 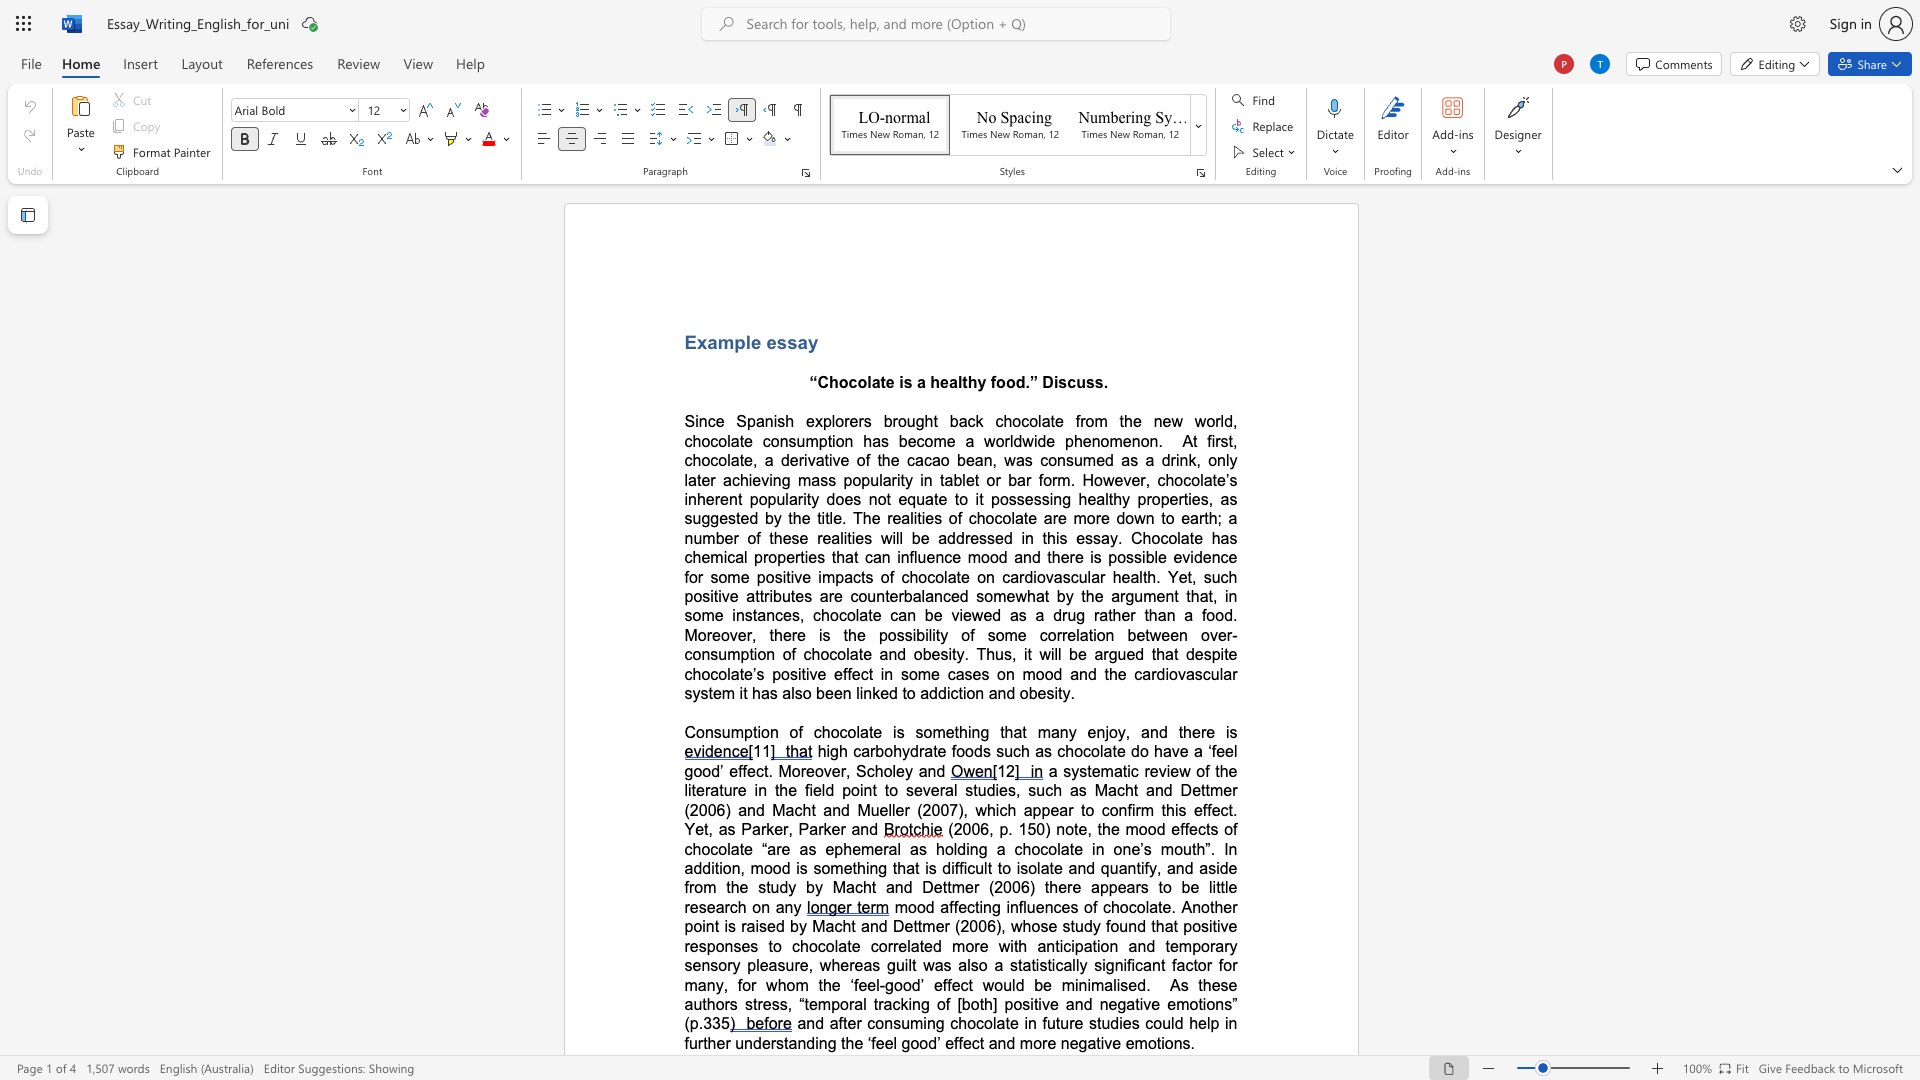 What do you see at coordinates (1005, 595) in the screenshot?
I see `the space between the continuous character "m" and "e" in the text` at bounding box center [1005, 595].